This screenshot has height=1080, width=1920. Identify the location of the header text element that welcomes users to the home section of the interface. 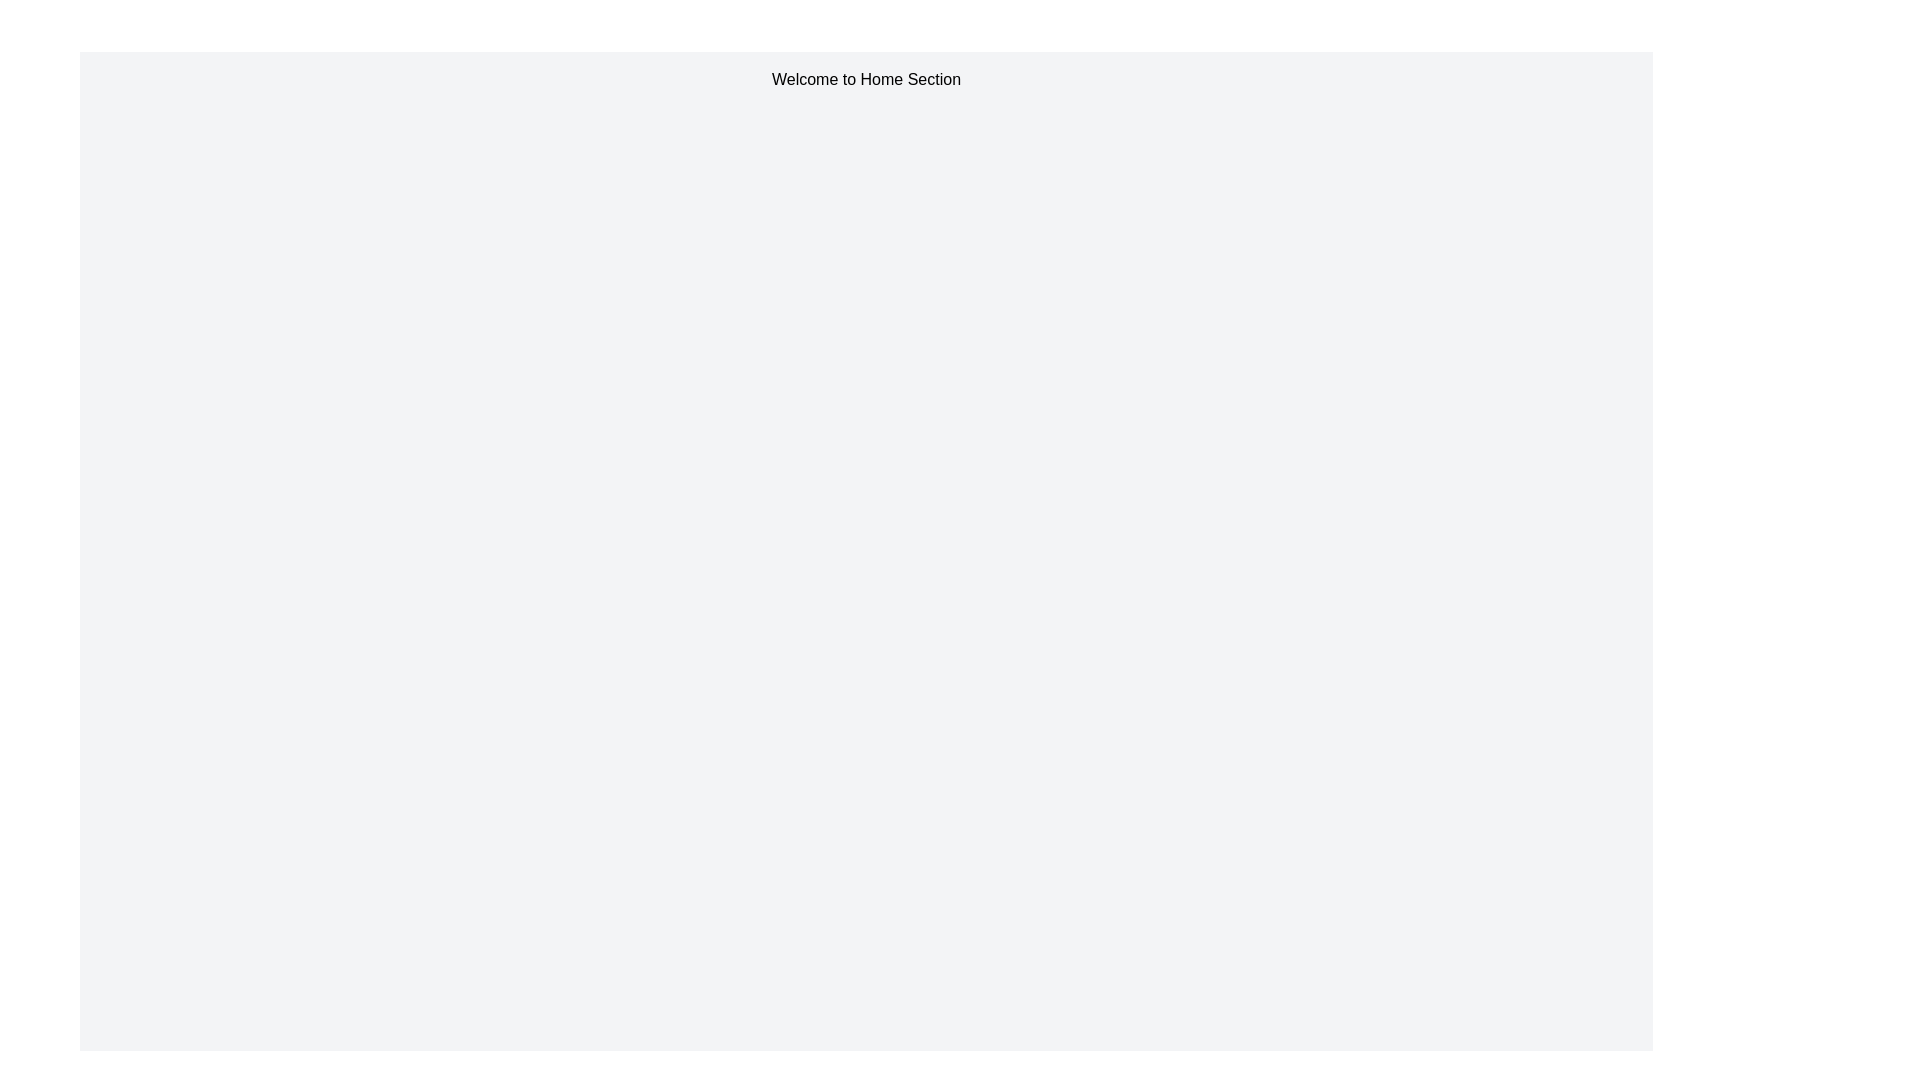
(866, 79).